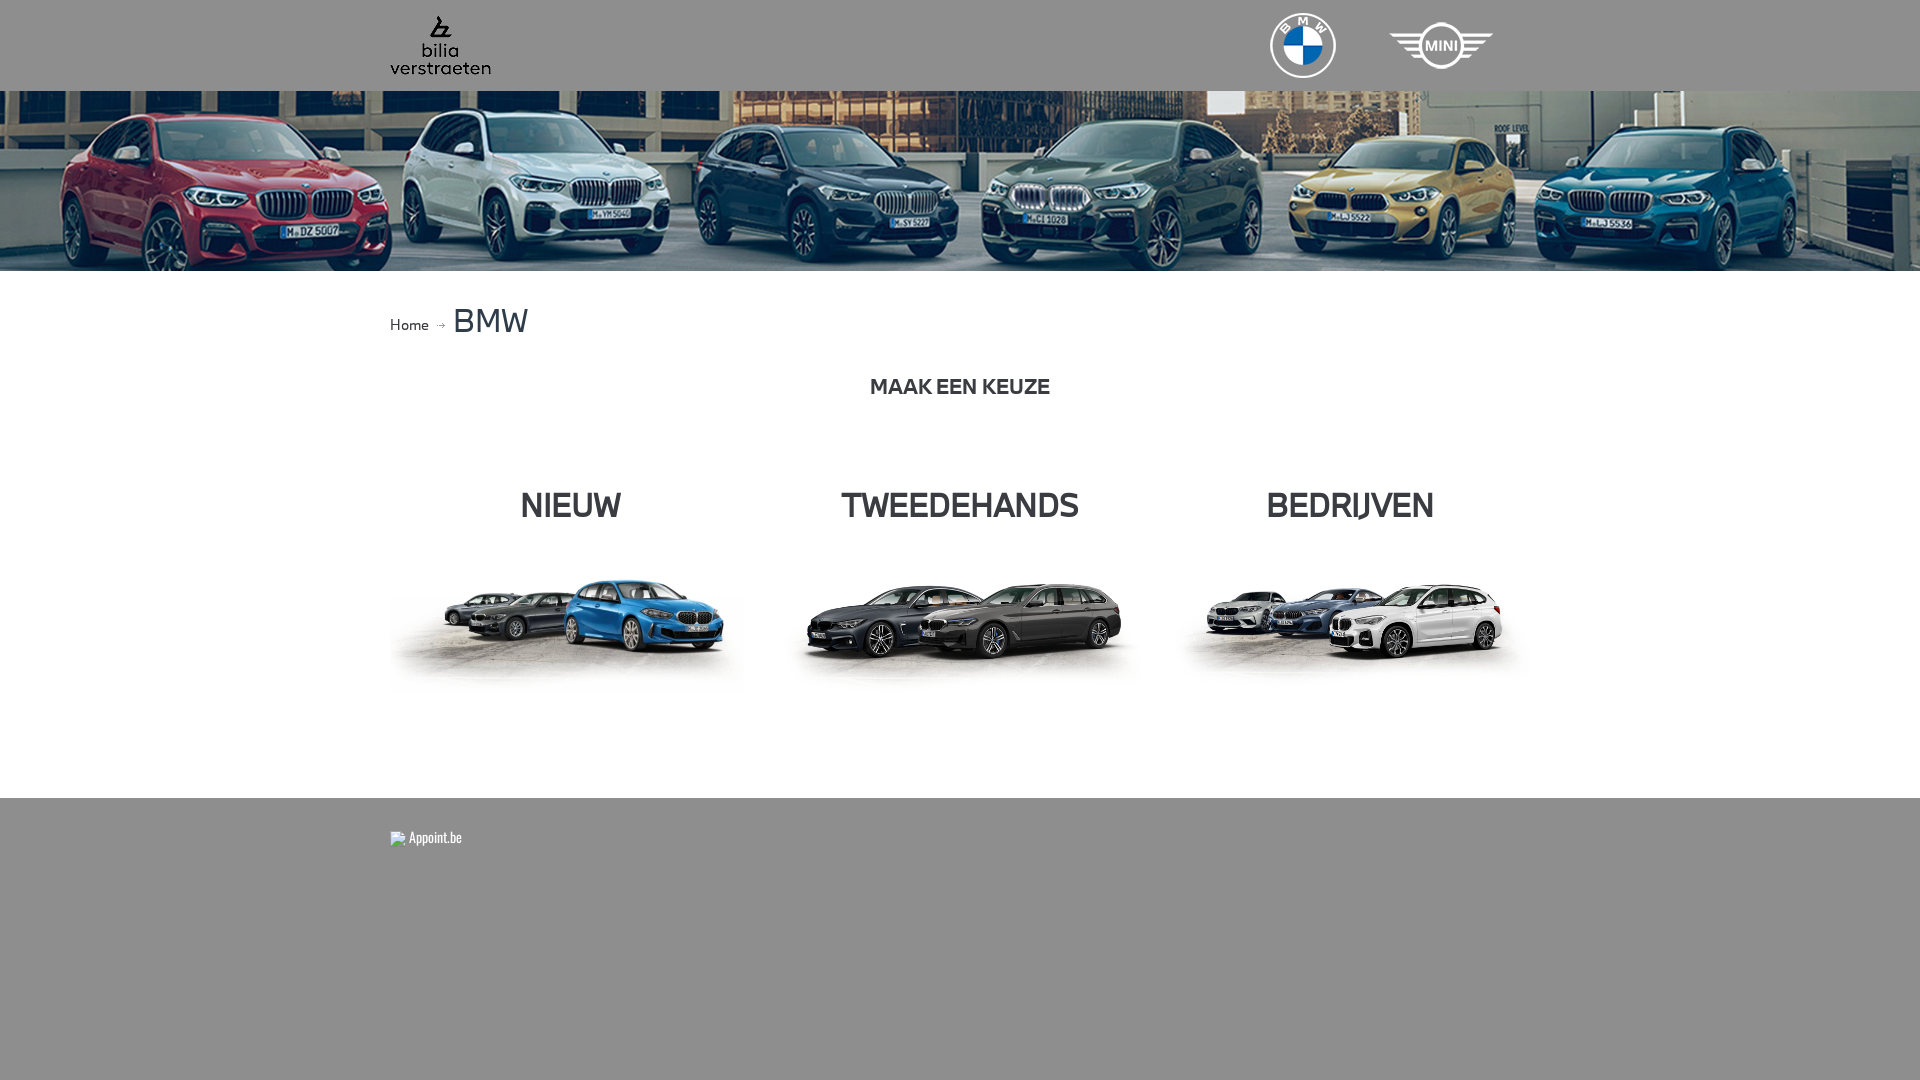 The width and height of the screenshot is (1920, 1080). Describe the element at coordinates (425, 836) in the screenshot. I see `' Appoint.be'` at that location.